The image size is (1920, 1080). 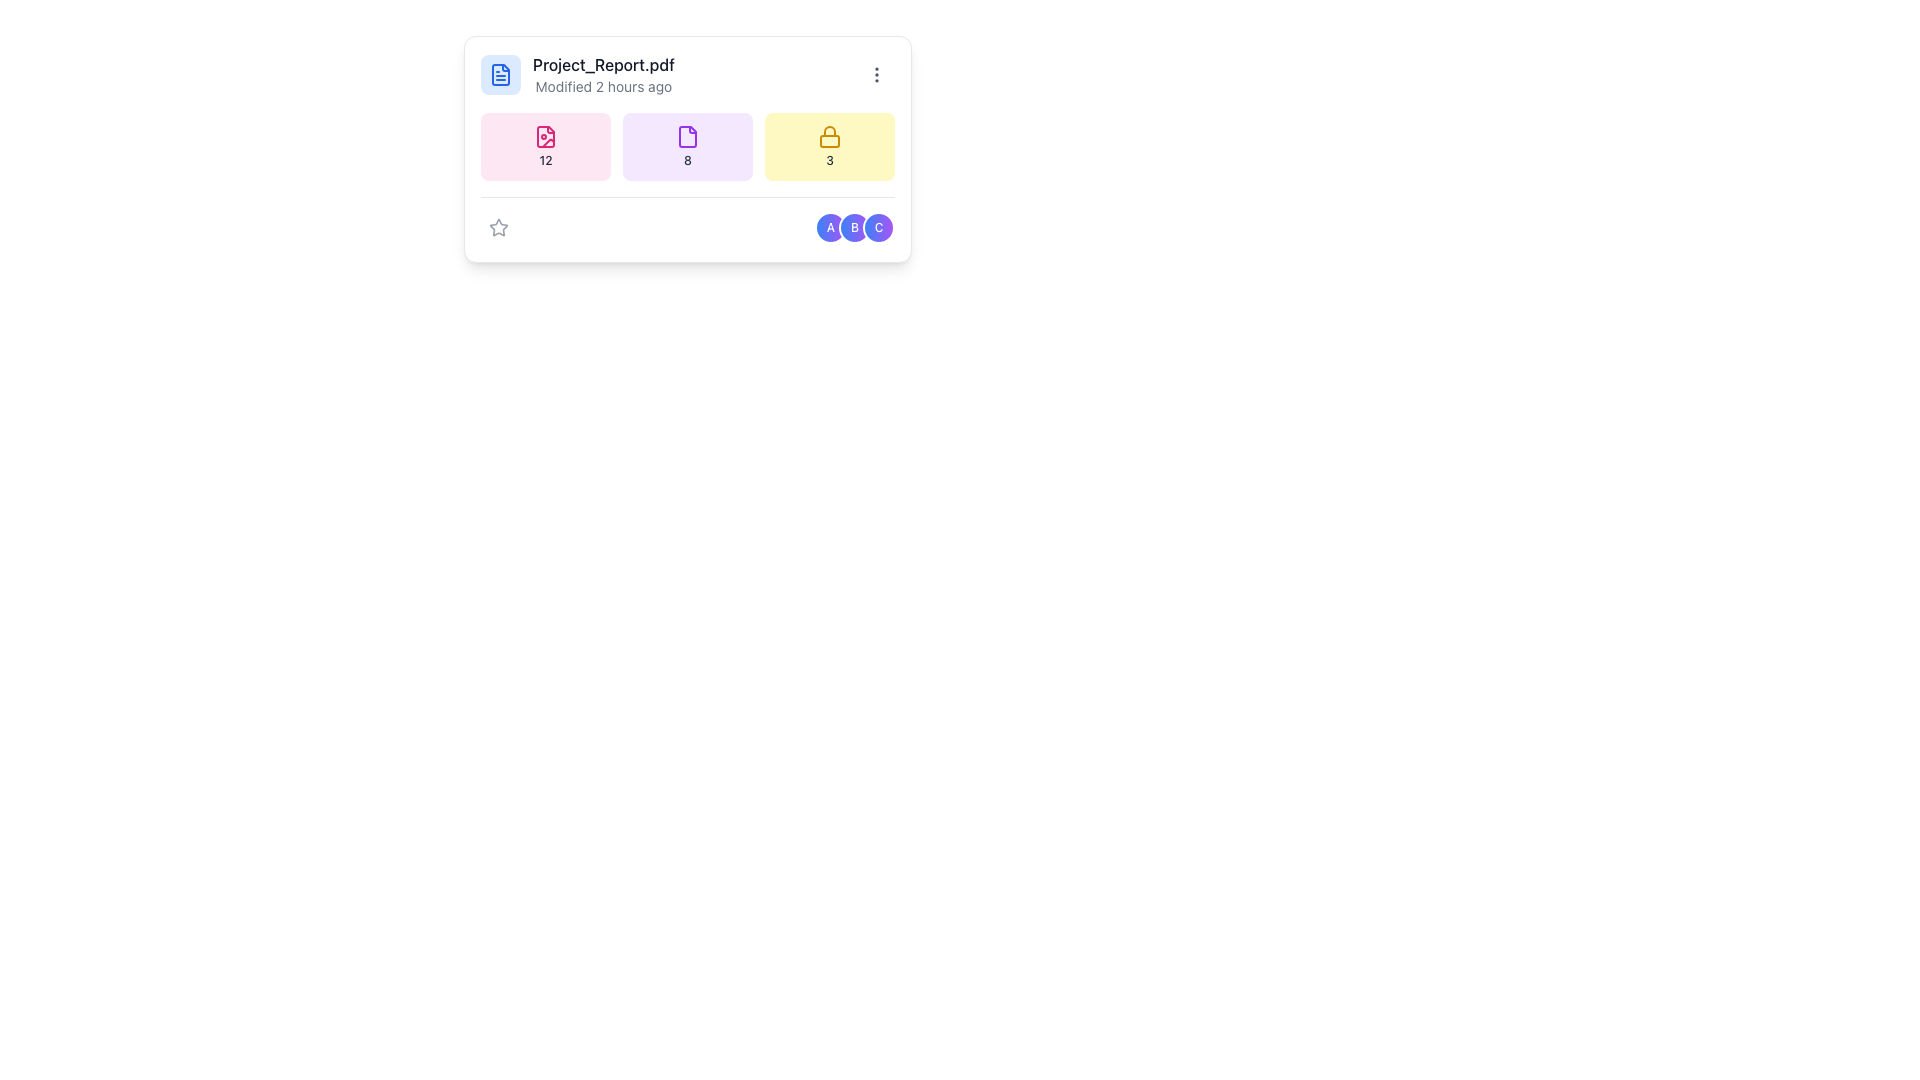 What do you see at coordinates (877, 73) in the screenshot?
I see `the 'More options' icon located in the top-right corner of the card layout` at bounding box center [877, 73].